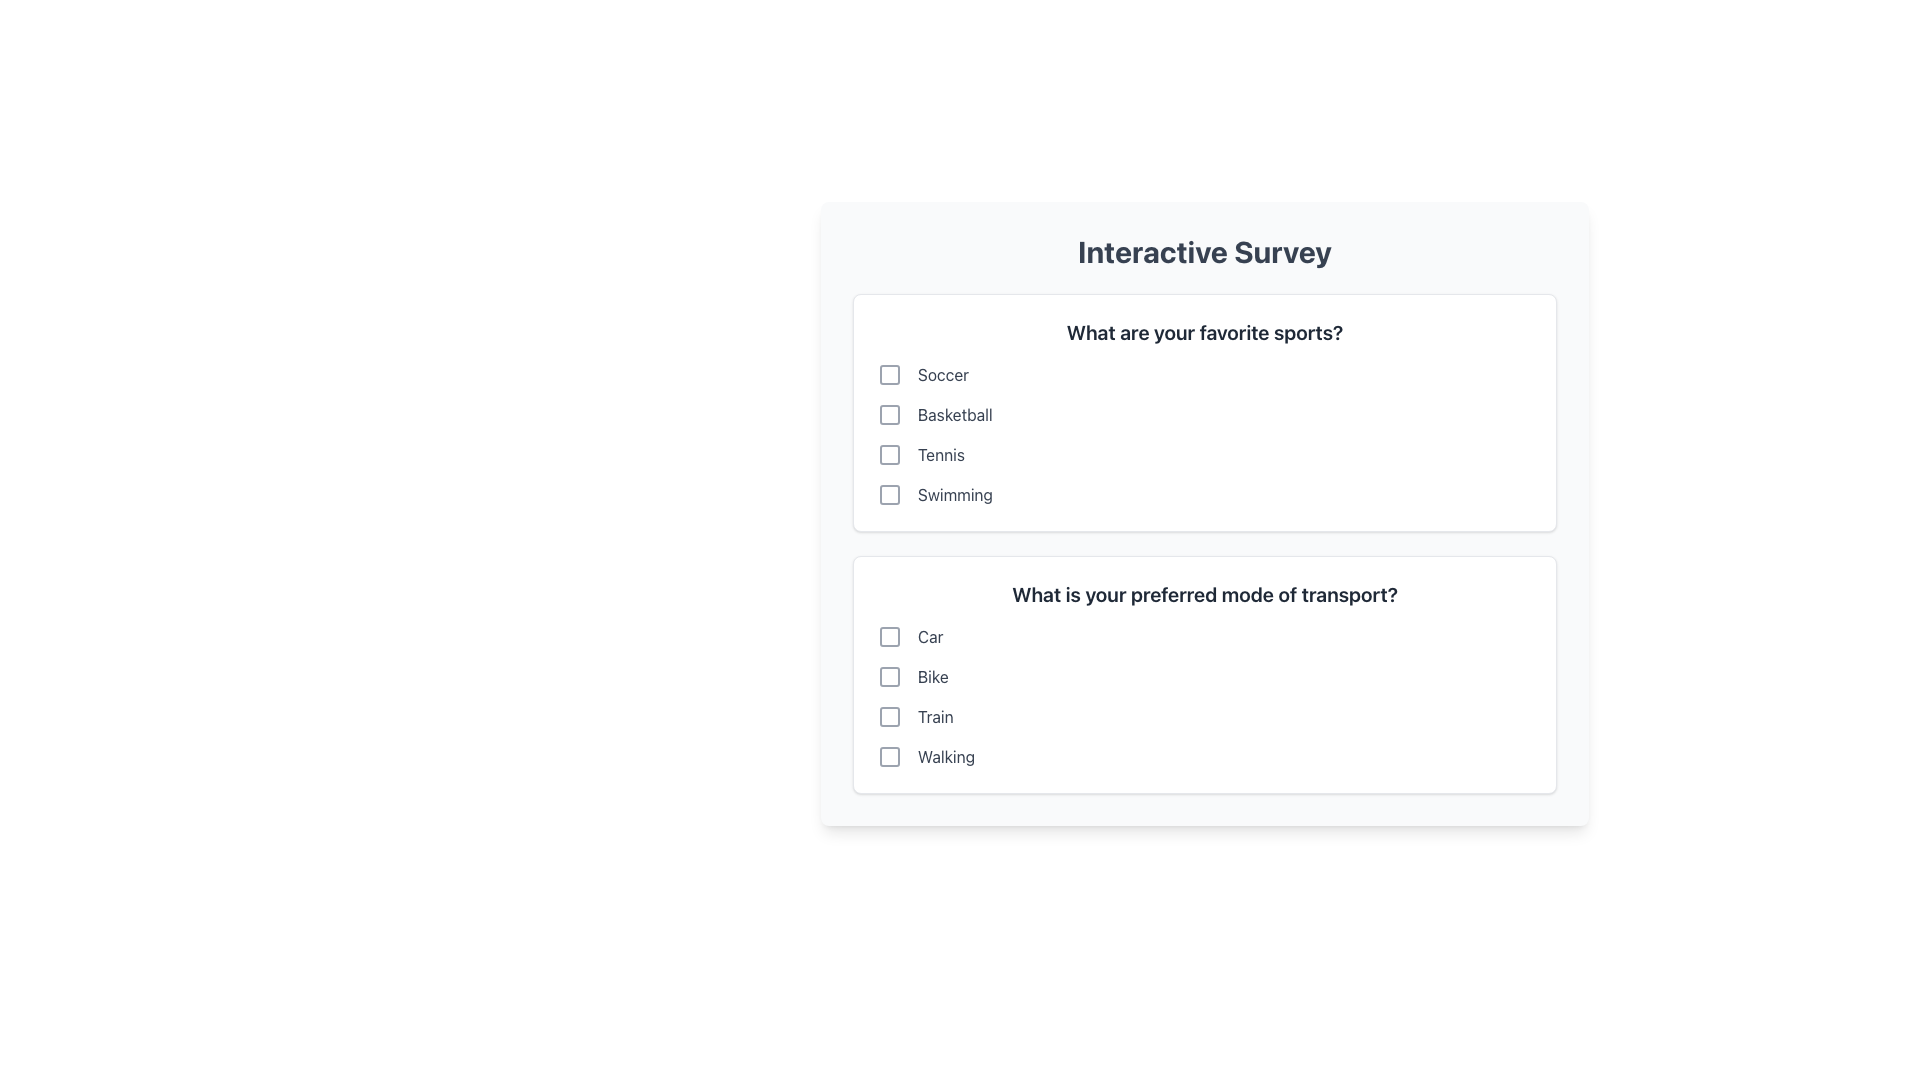 The width and height of the screenshot is (1920, 1080). What do you see at coordinates (888, 494) in the screenshot?
I see `the checkbox labeled 'Swimming', which is the fourth checkbox in the list of favorite sports options` at bounding box center [888, 494].